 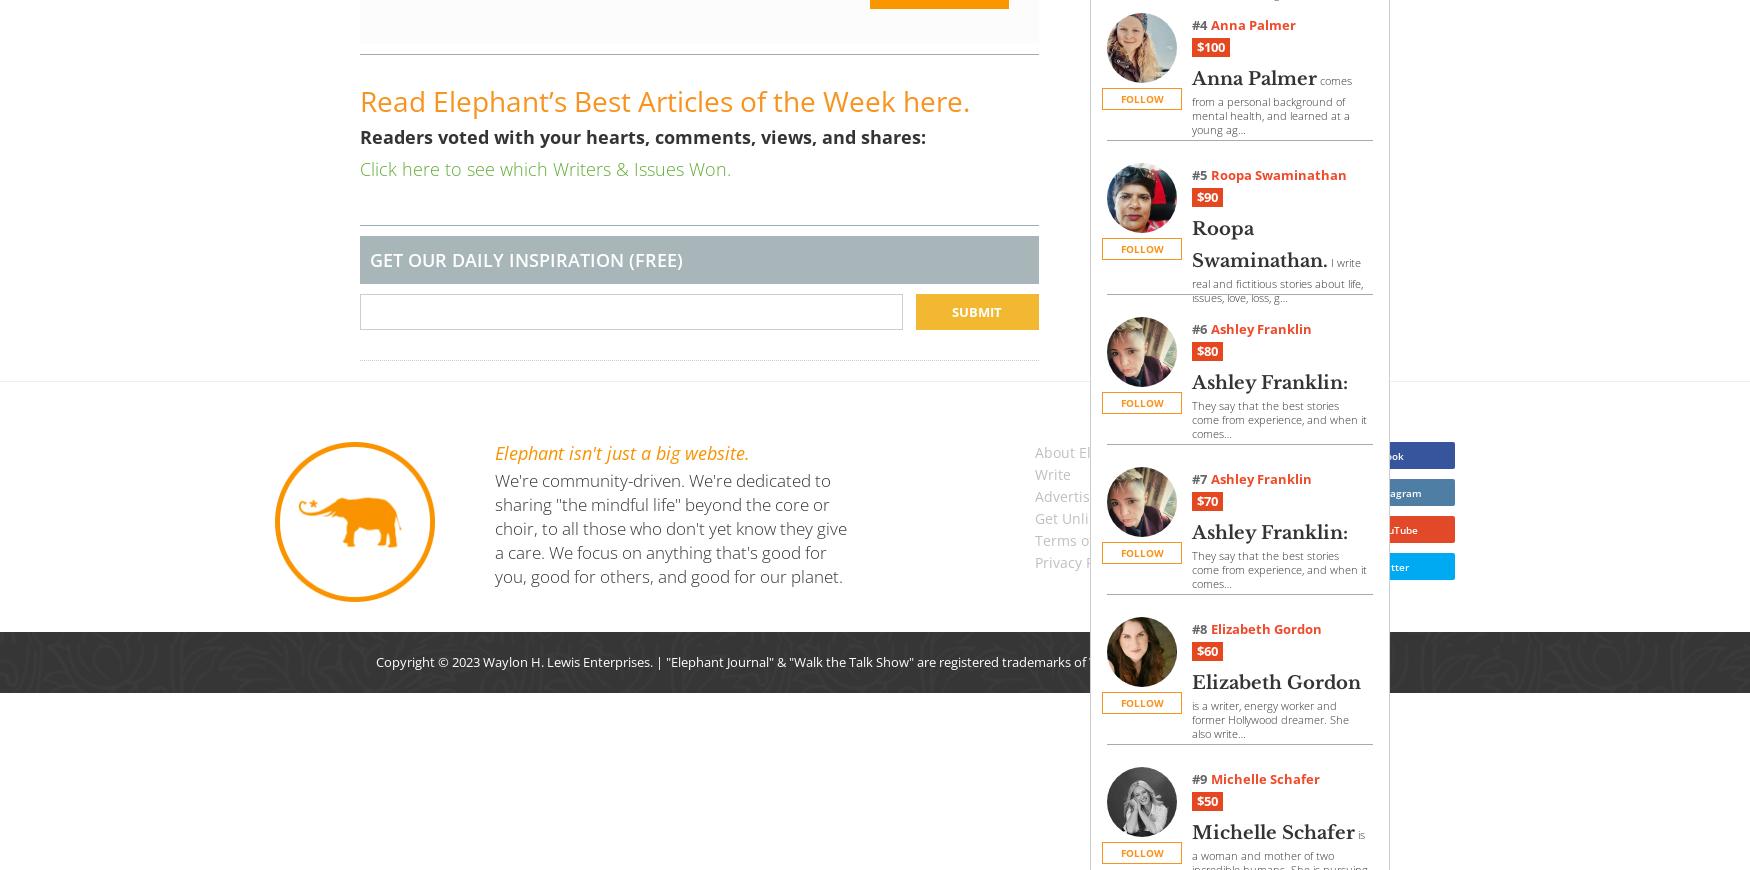 What do you see at coordinates (359, 100) in the screenshot?
I see `'Read Elephant’s Best Articles of the Week here.'` at bounding box center [359, 100].